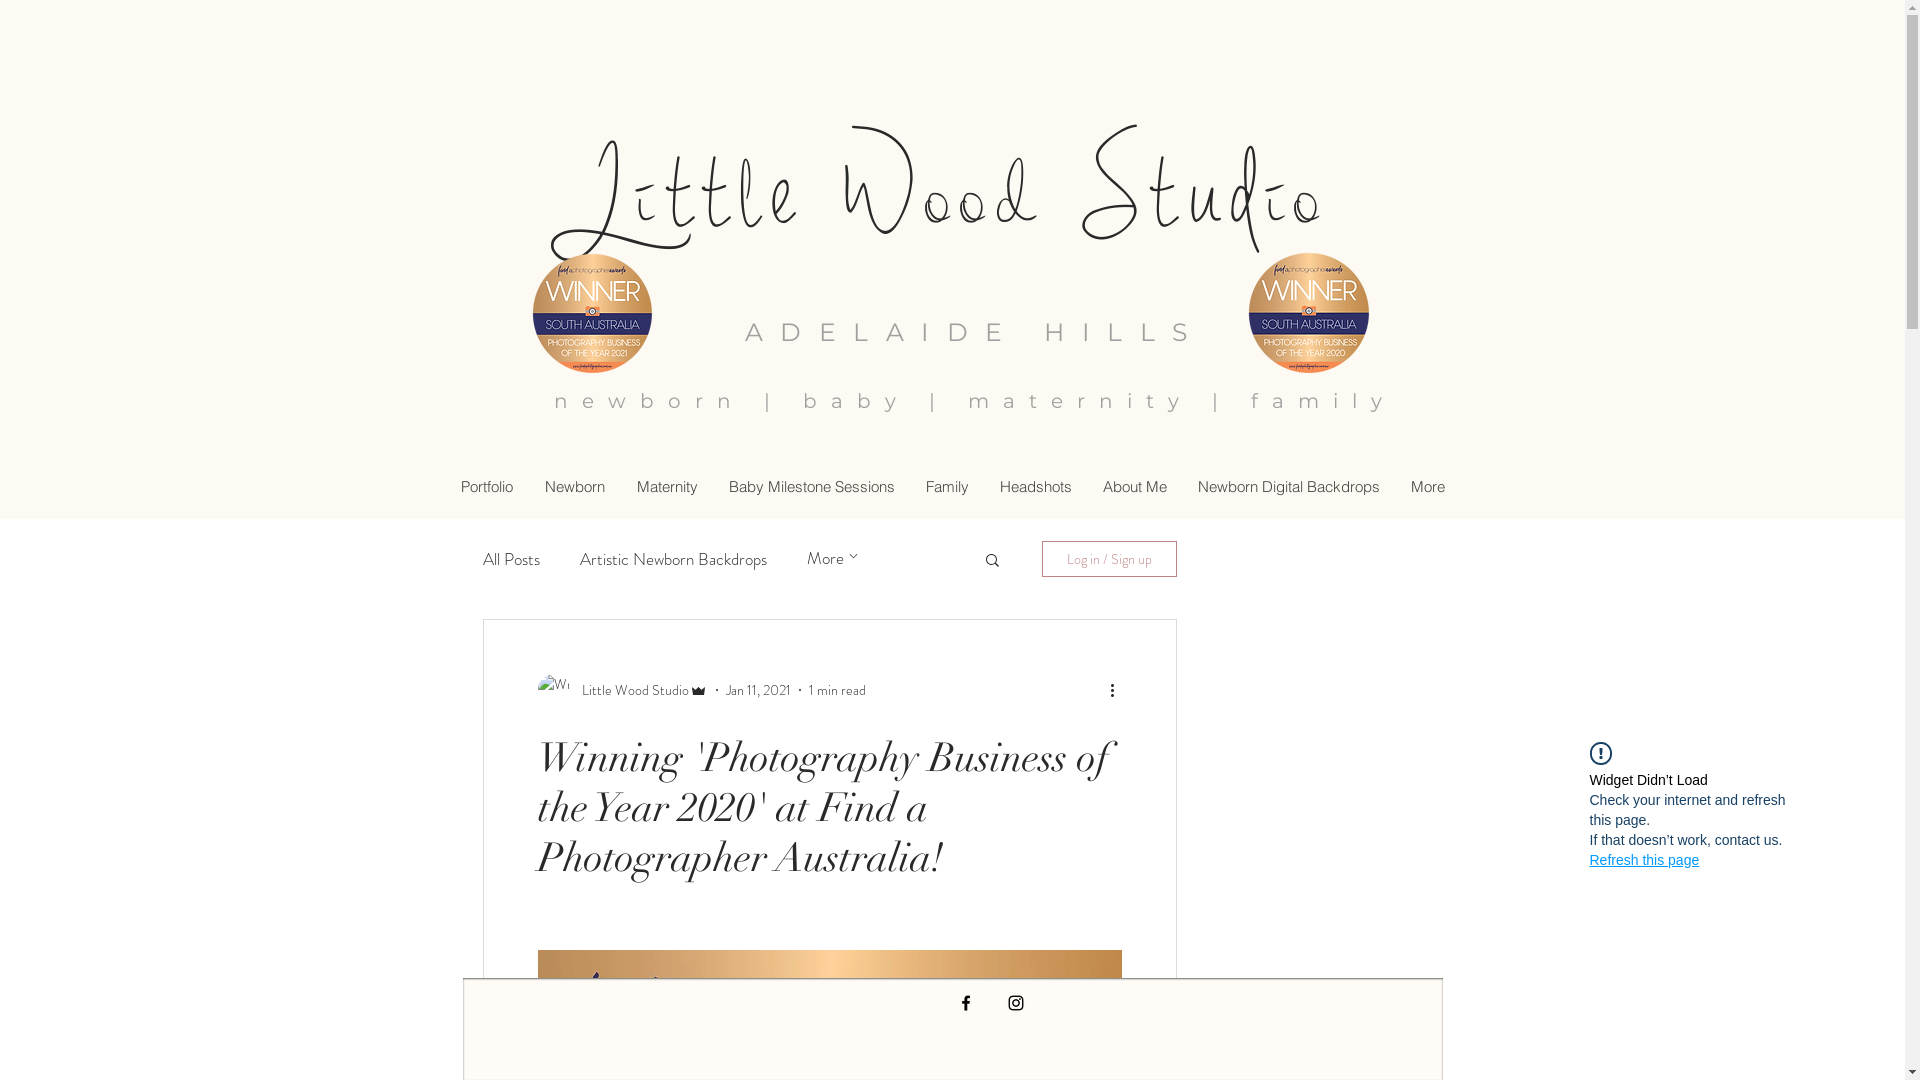 The height and width of the screenshot is (1080, 1920). What do you see at coordinates (974, 330) in the screenshot?
I see `'ADELAIDE HILLS'` at bounding box center [974, 330].